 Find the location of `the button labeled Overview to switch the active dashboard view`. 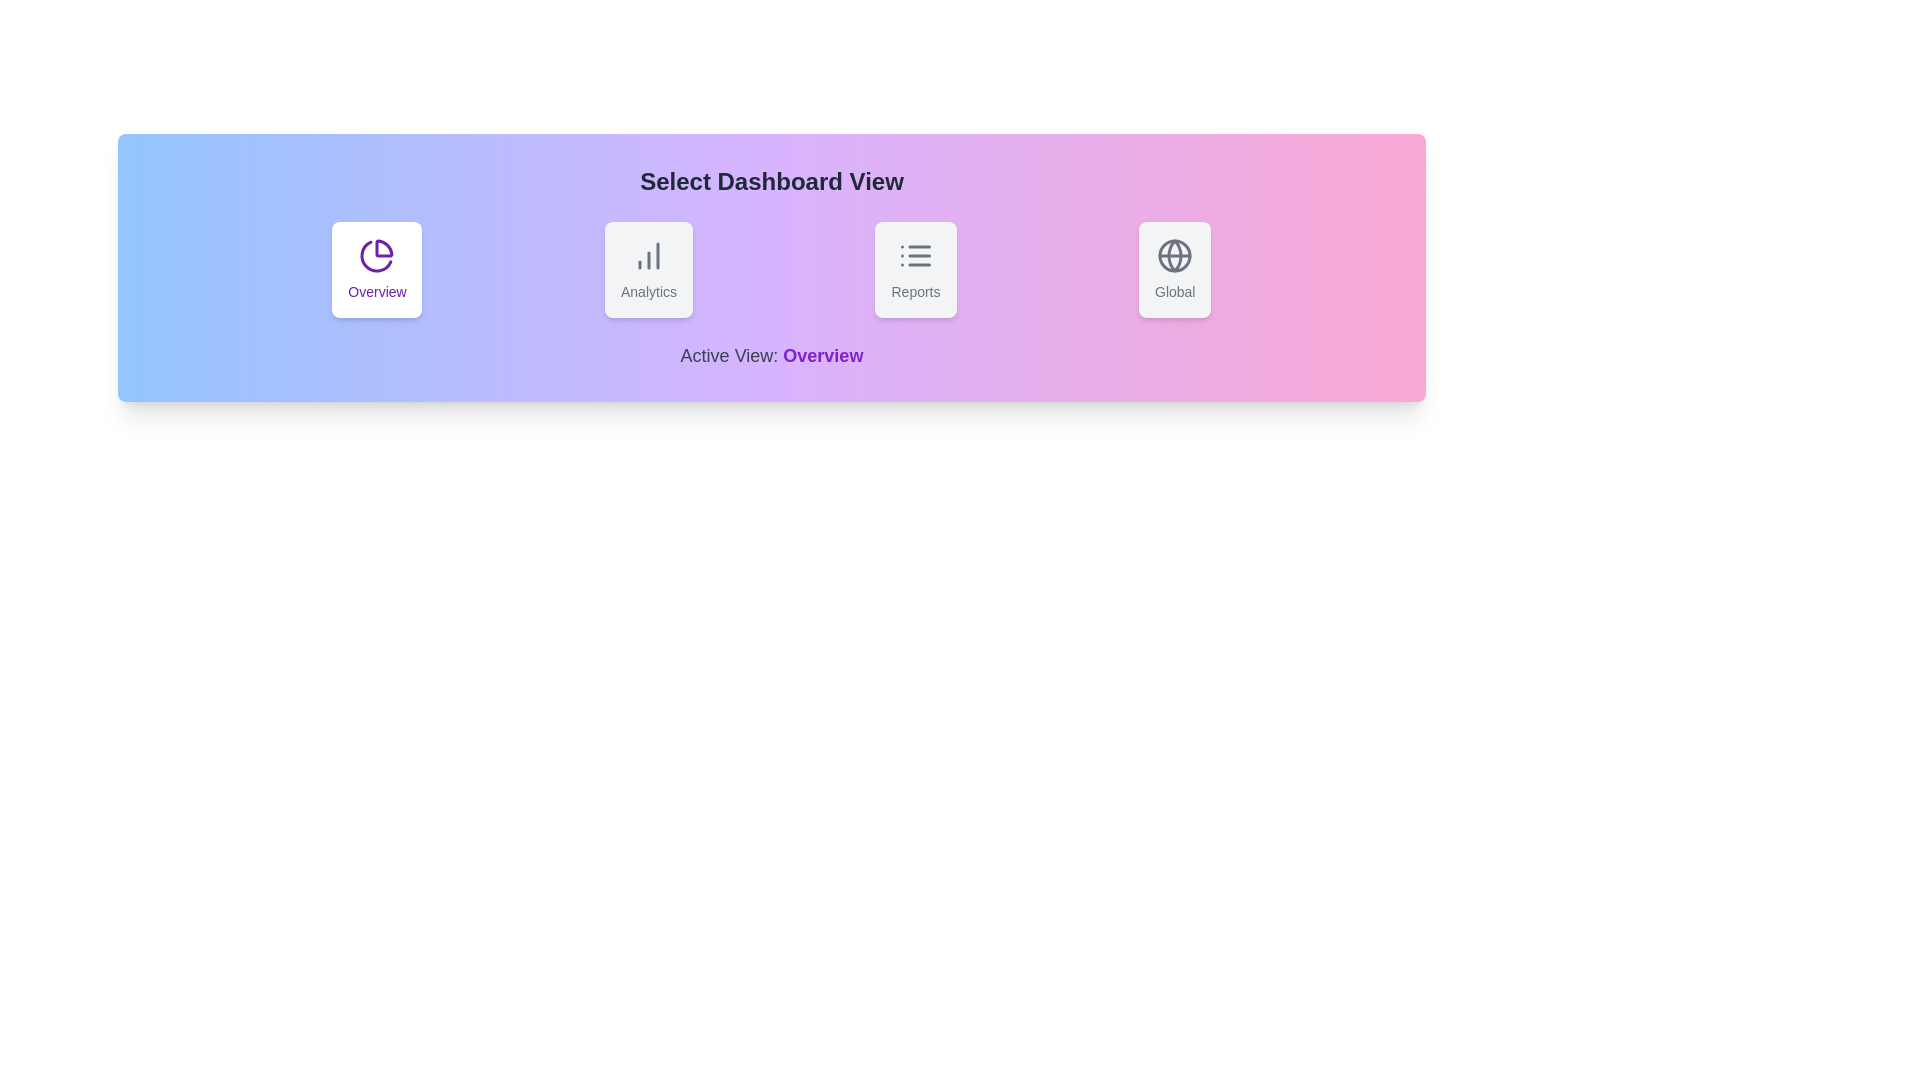

the button labeled Overview to switch the active dashboard view is located at coordinates (377, 270).